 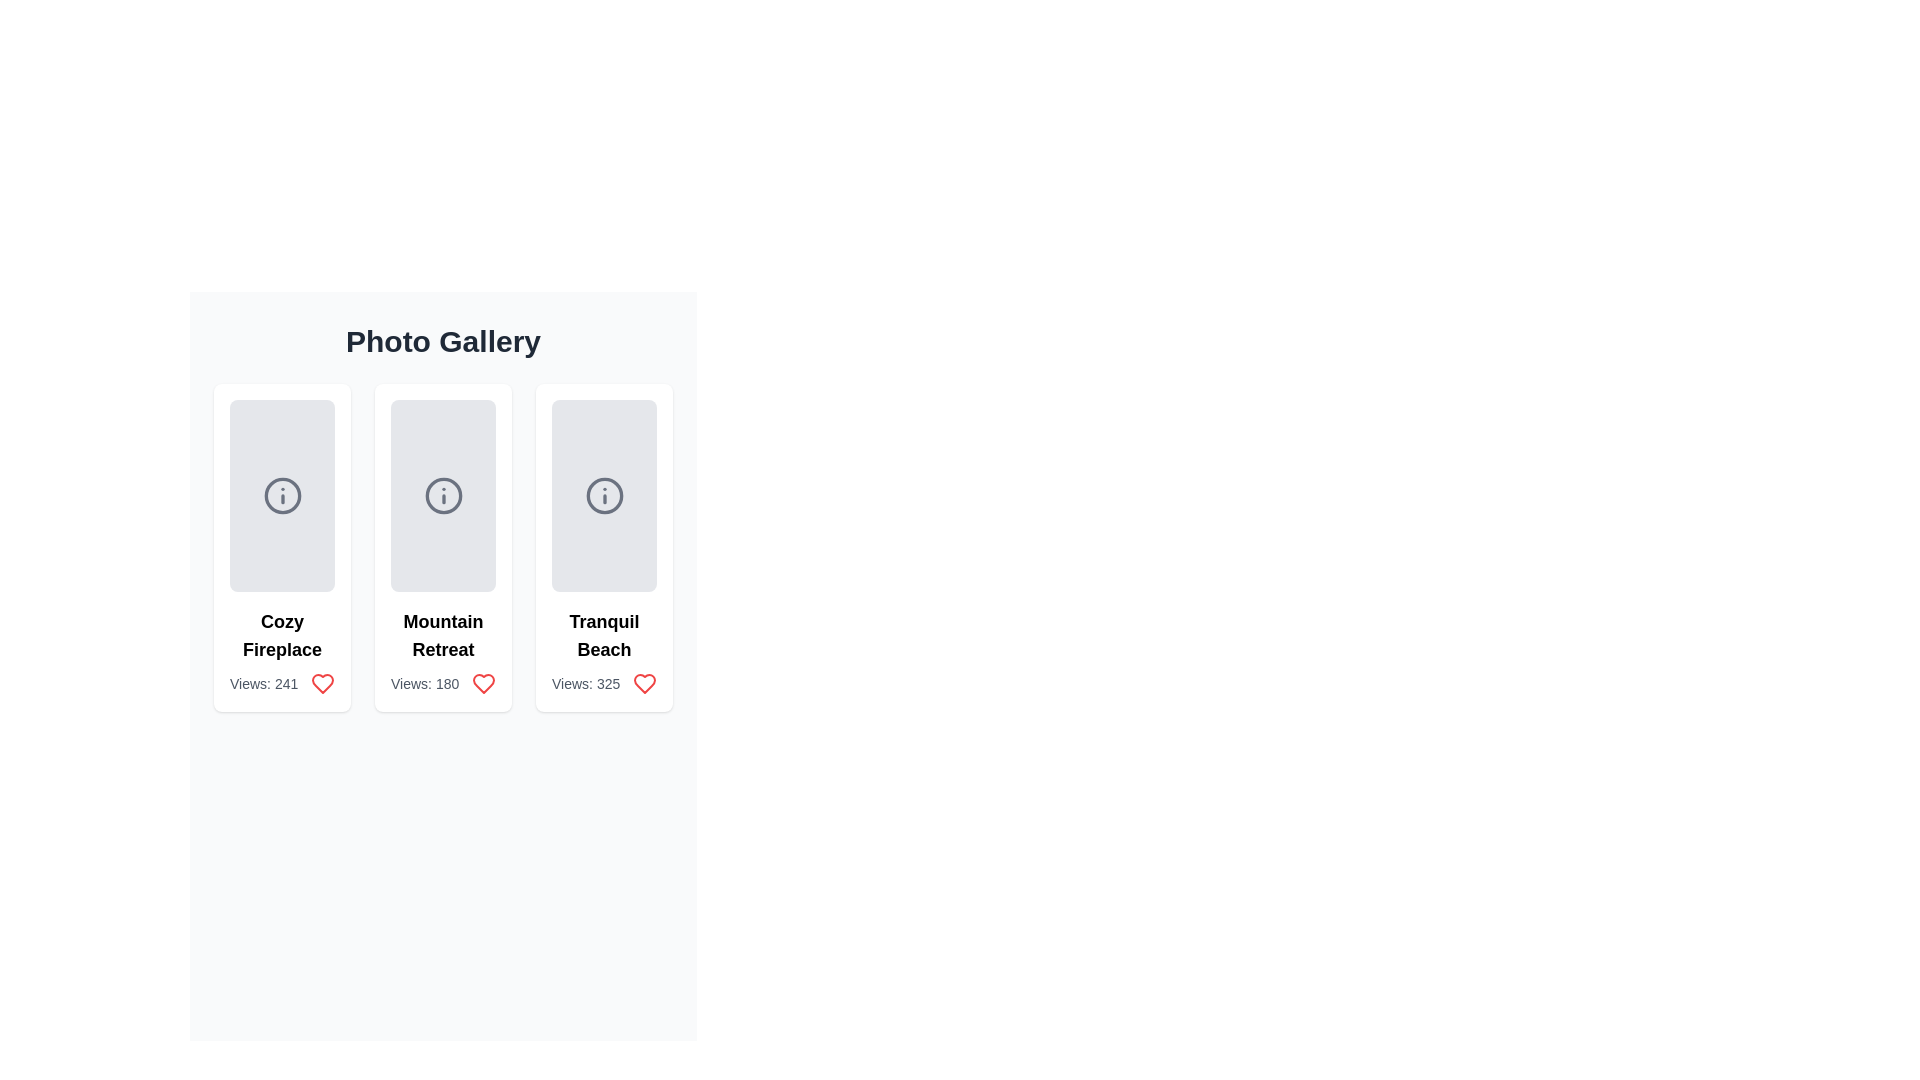 What do you see at coordinates (281, 636) in the screenshot?
I see `the 'Cozy Fireplace' text label, which is styled with bold text in a large font and positioned in the first card of the gallery layout, above the 'Views: 241' label and heart icon` at bounding box center [281, 636].